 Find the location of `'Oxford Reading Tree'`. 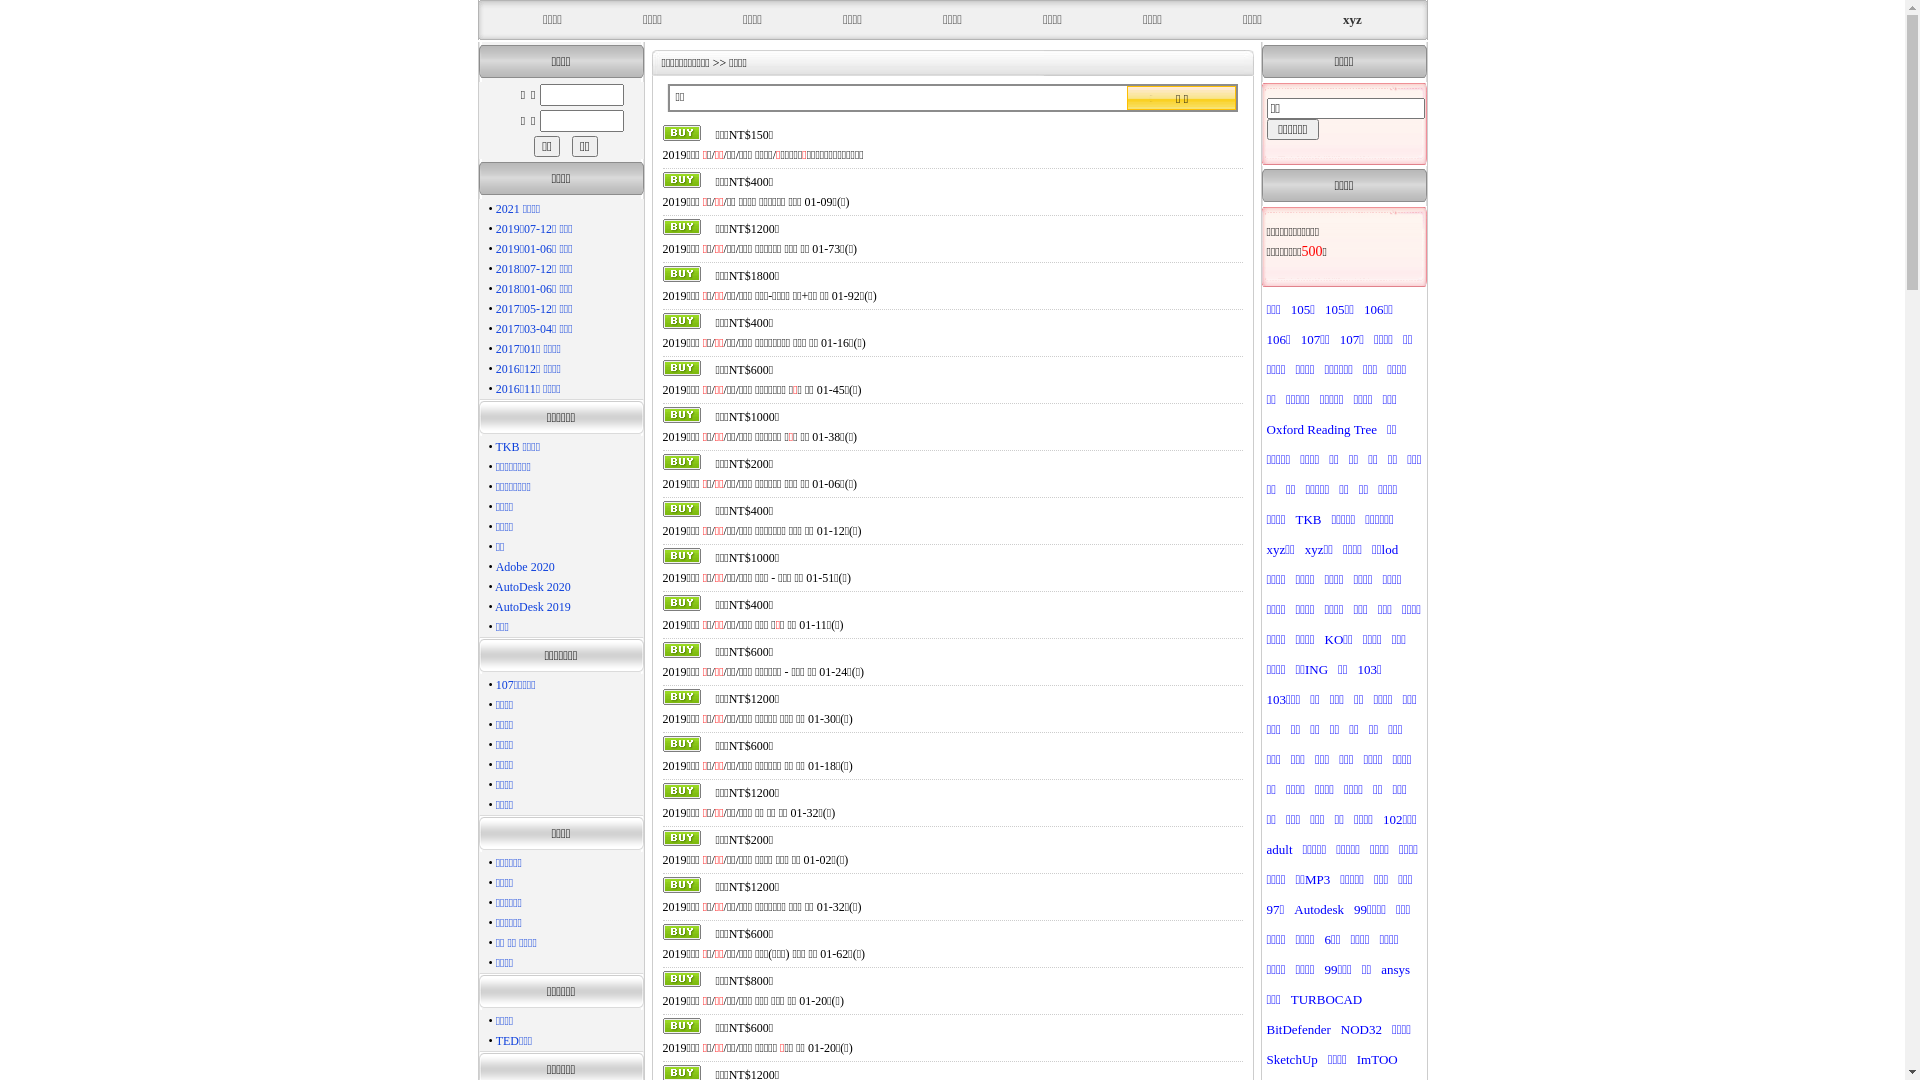

'Oxford Reading Tree' is located at coordinates (1321, 428).